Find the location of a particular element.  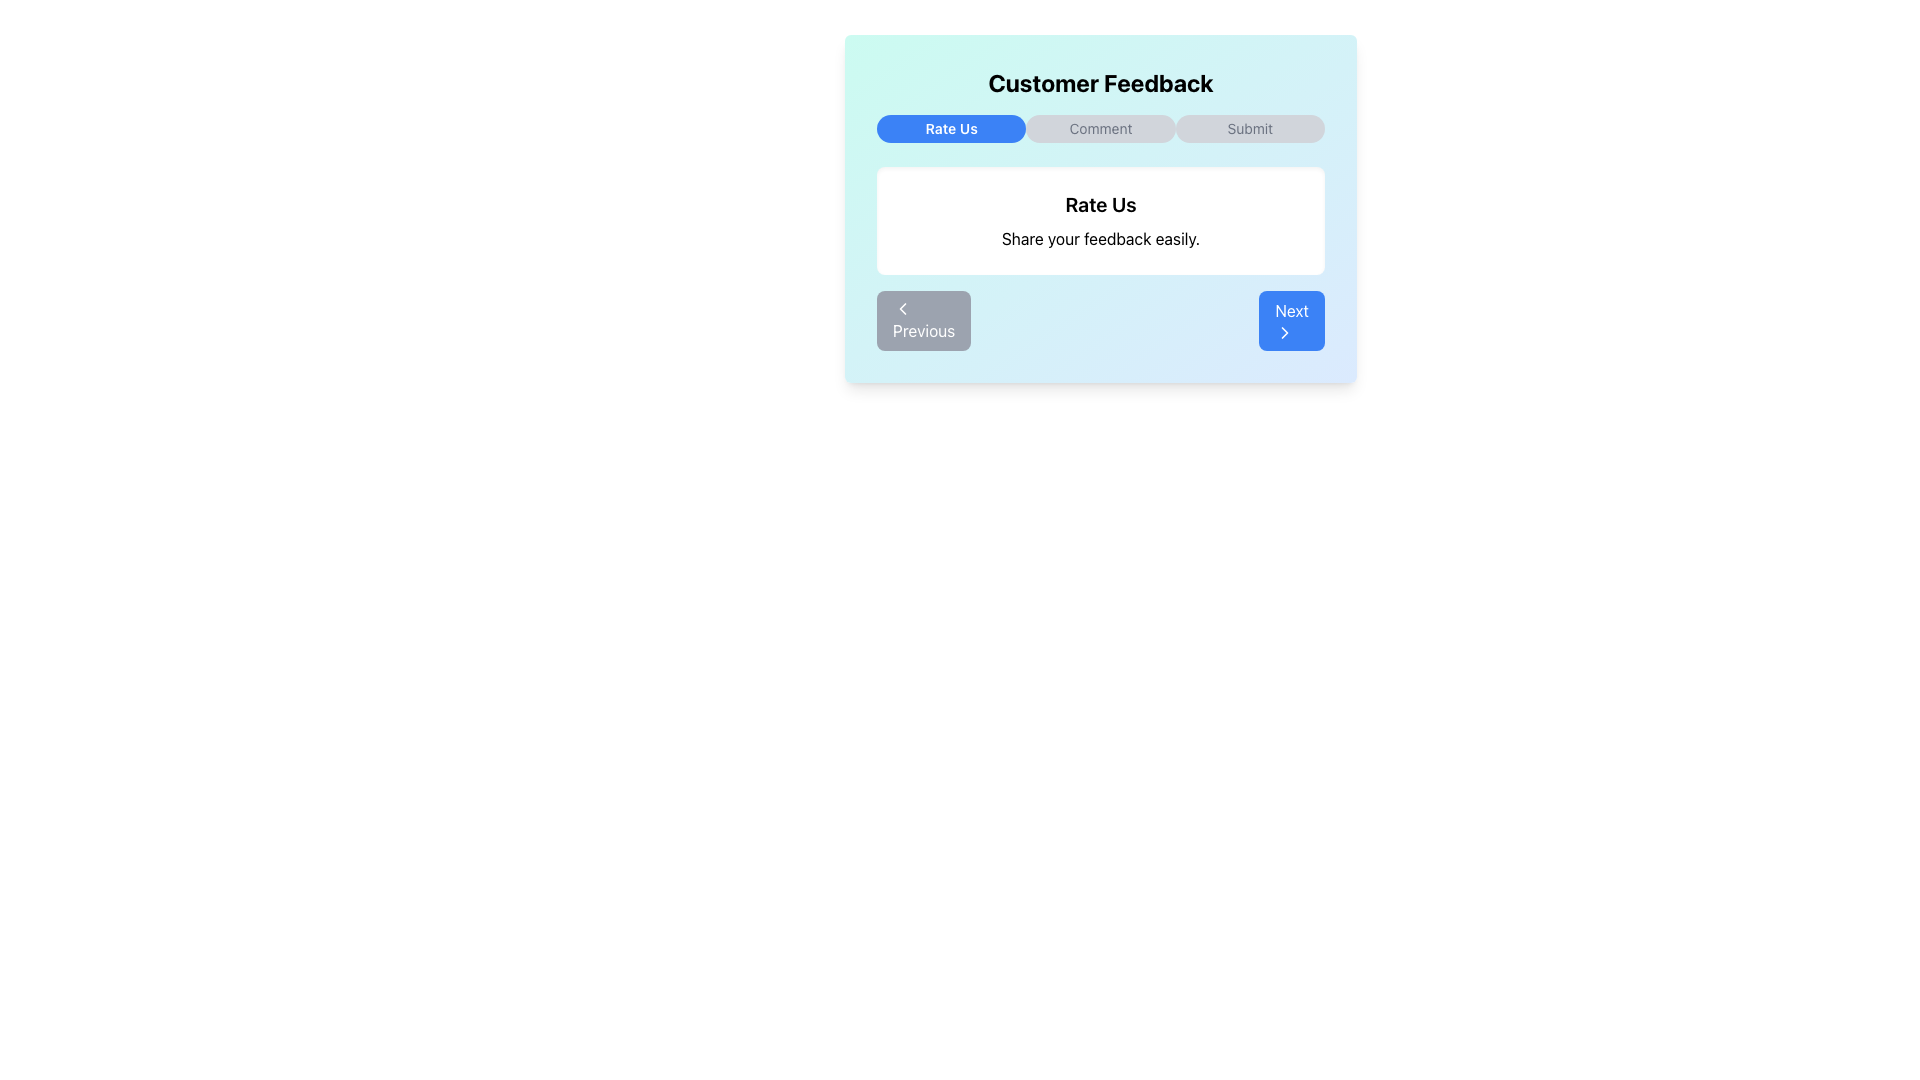

text label displaying 'Customer Feedback' which is located at the top center of the customer interaction section is located at coordinates (1099, 82).